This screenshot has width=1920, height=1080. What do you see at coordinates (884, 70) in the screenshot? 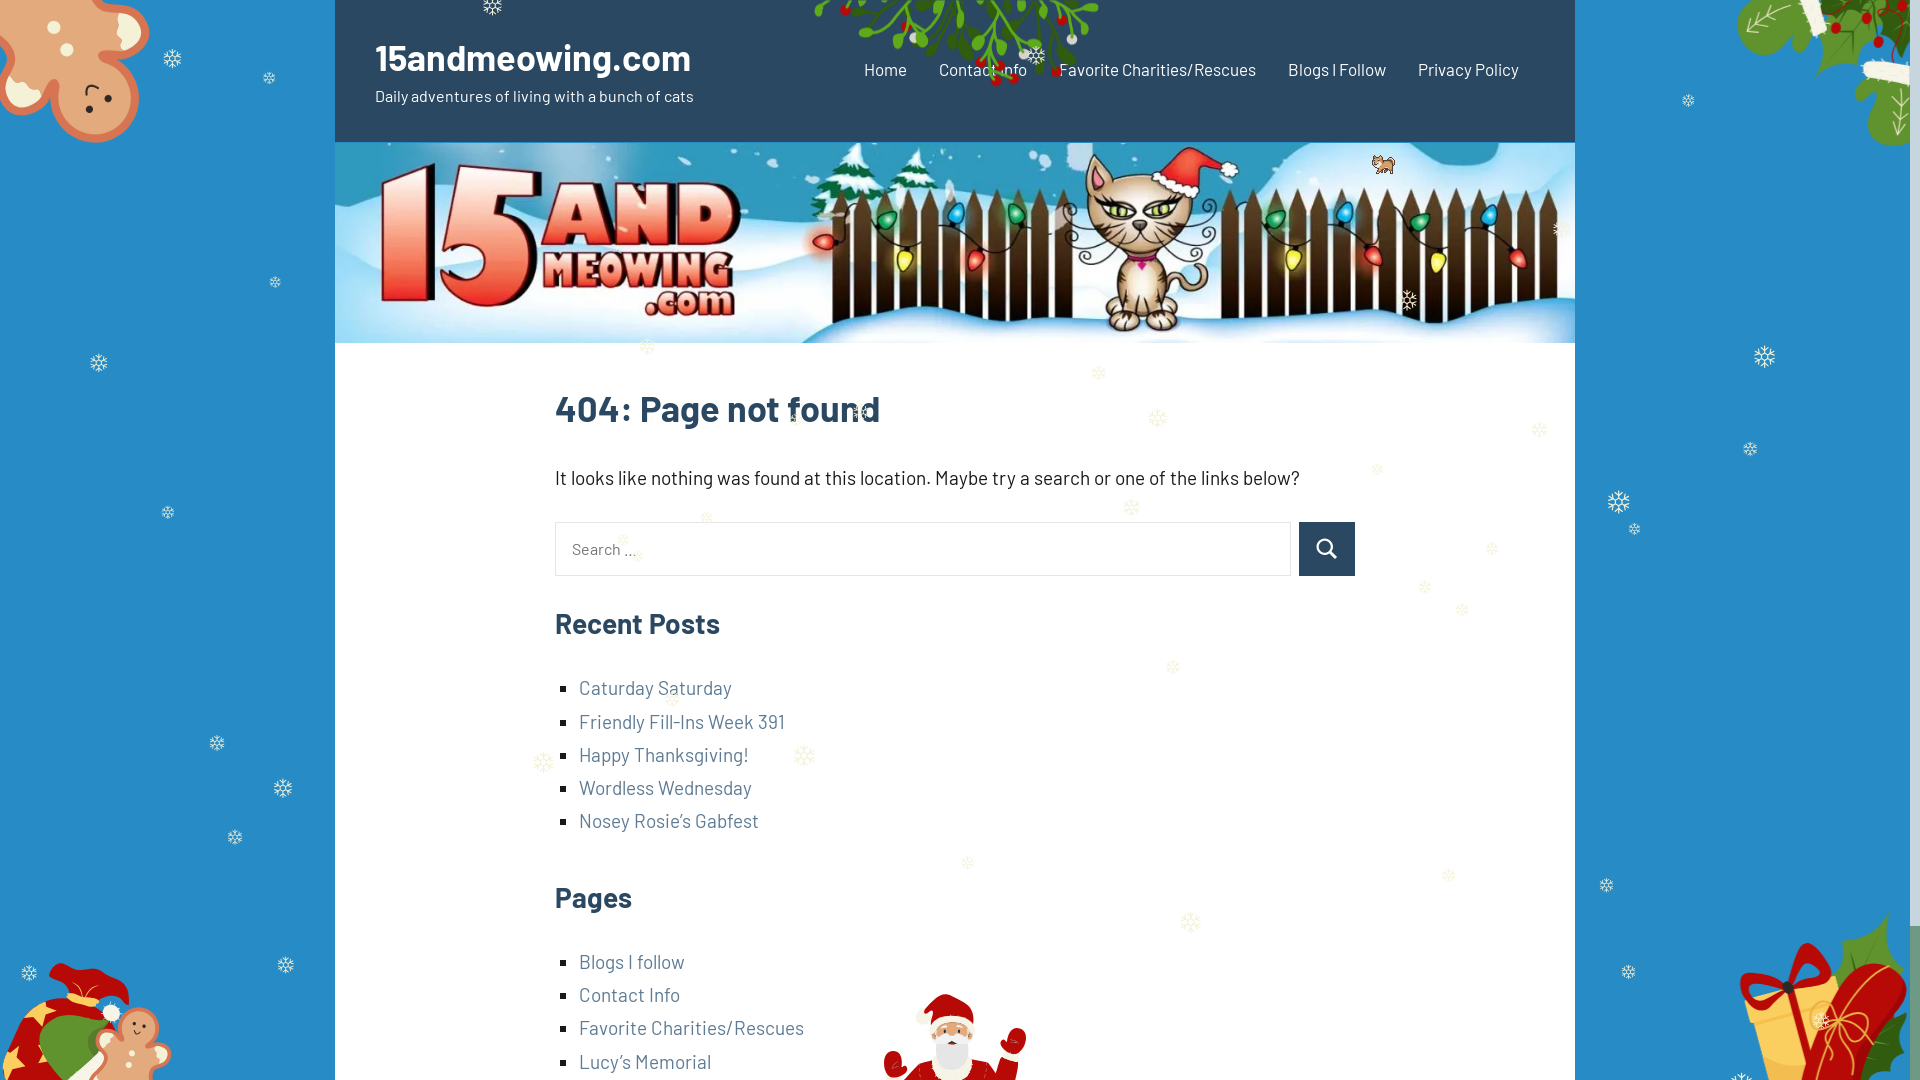
I see `'Home'` at bounding box center [884, 70].